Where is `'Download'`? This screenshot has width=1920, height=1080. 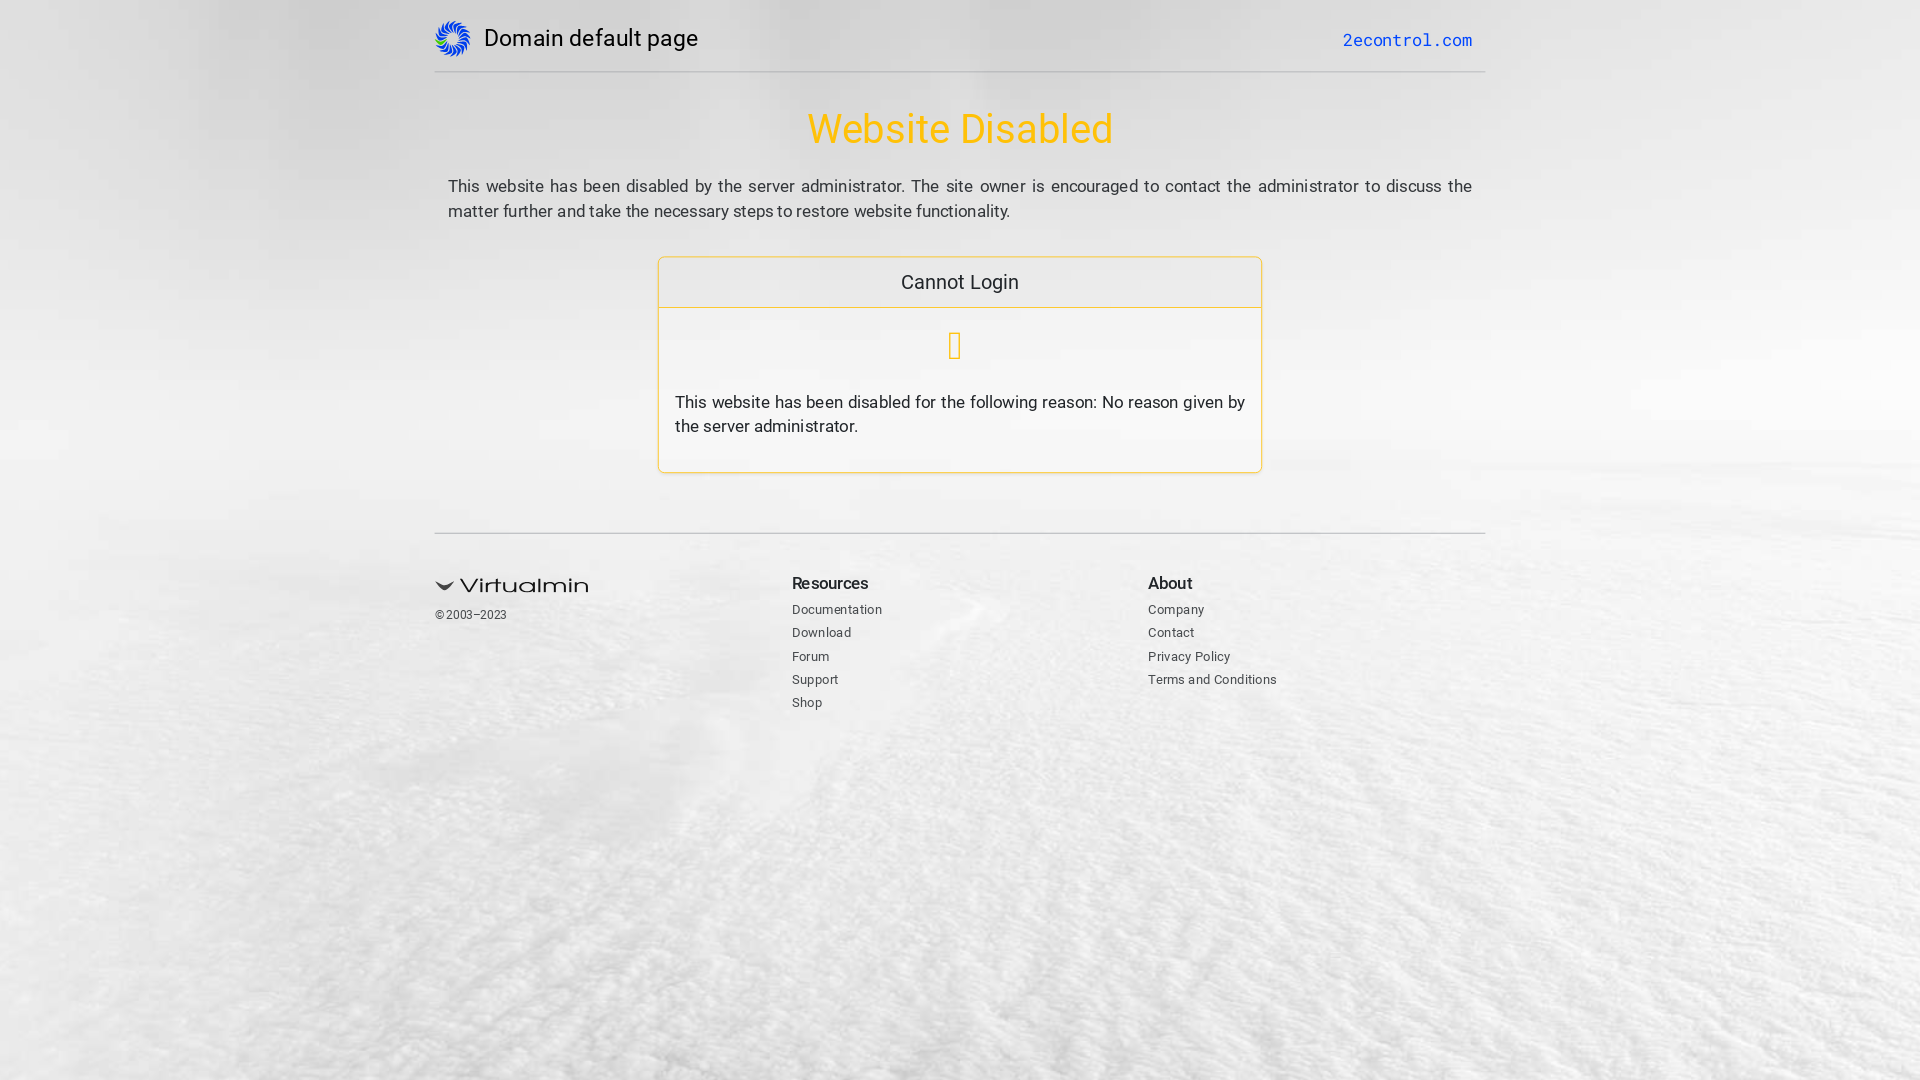
'Download' is located at coordinates (828, 634).